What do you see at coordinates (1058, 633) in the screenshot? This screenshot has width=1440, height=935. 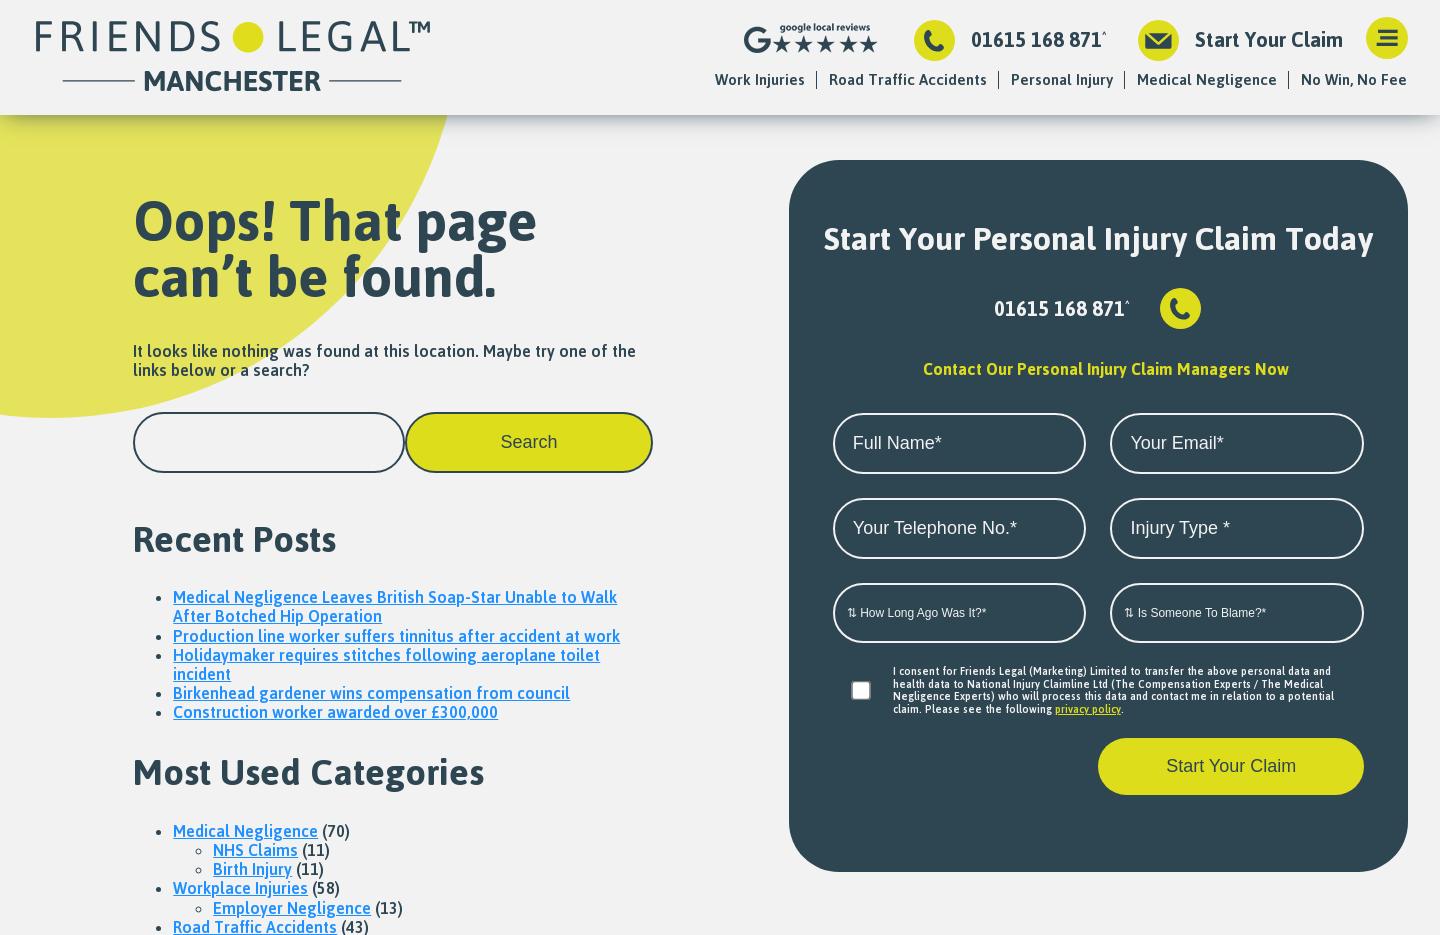 I see `'Paralysis Compensation'` at bounding box center [1058, 633].